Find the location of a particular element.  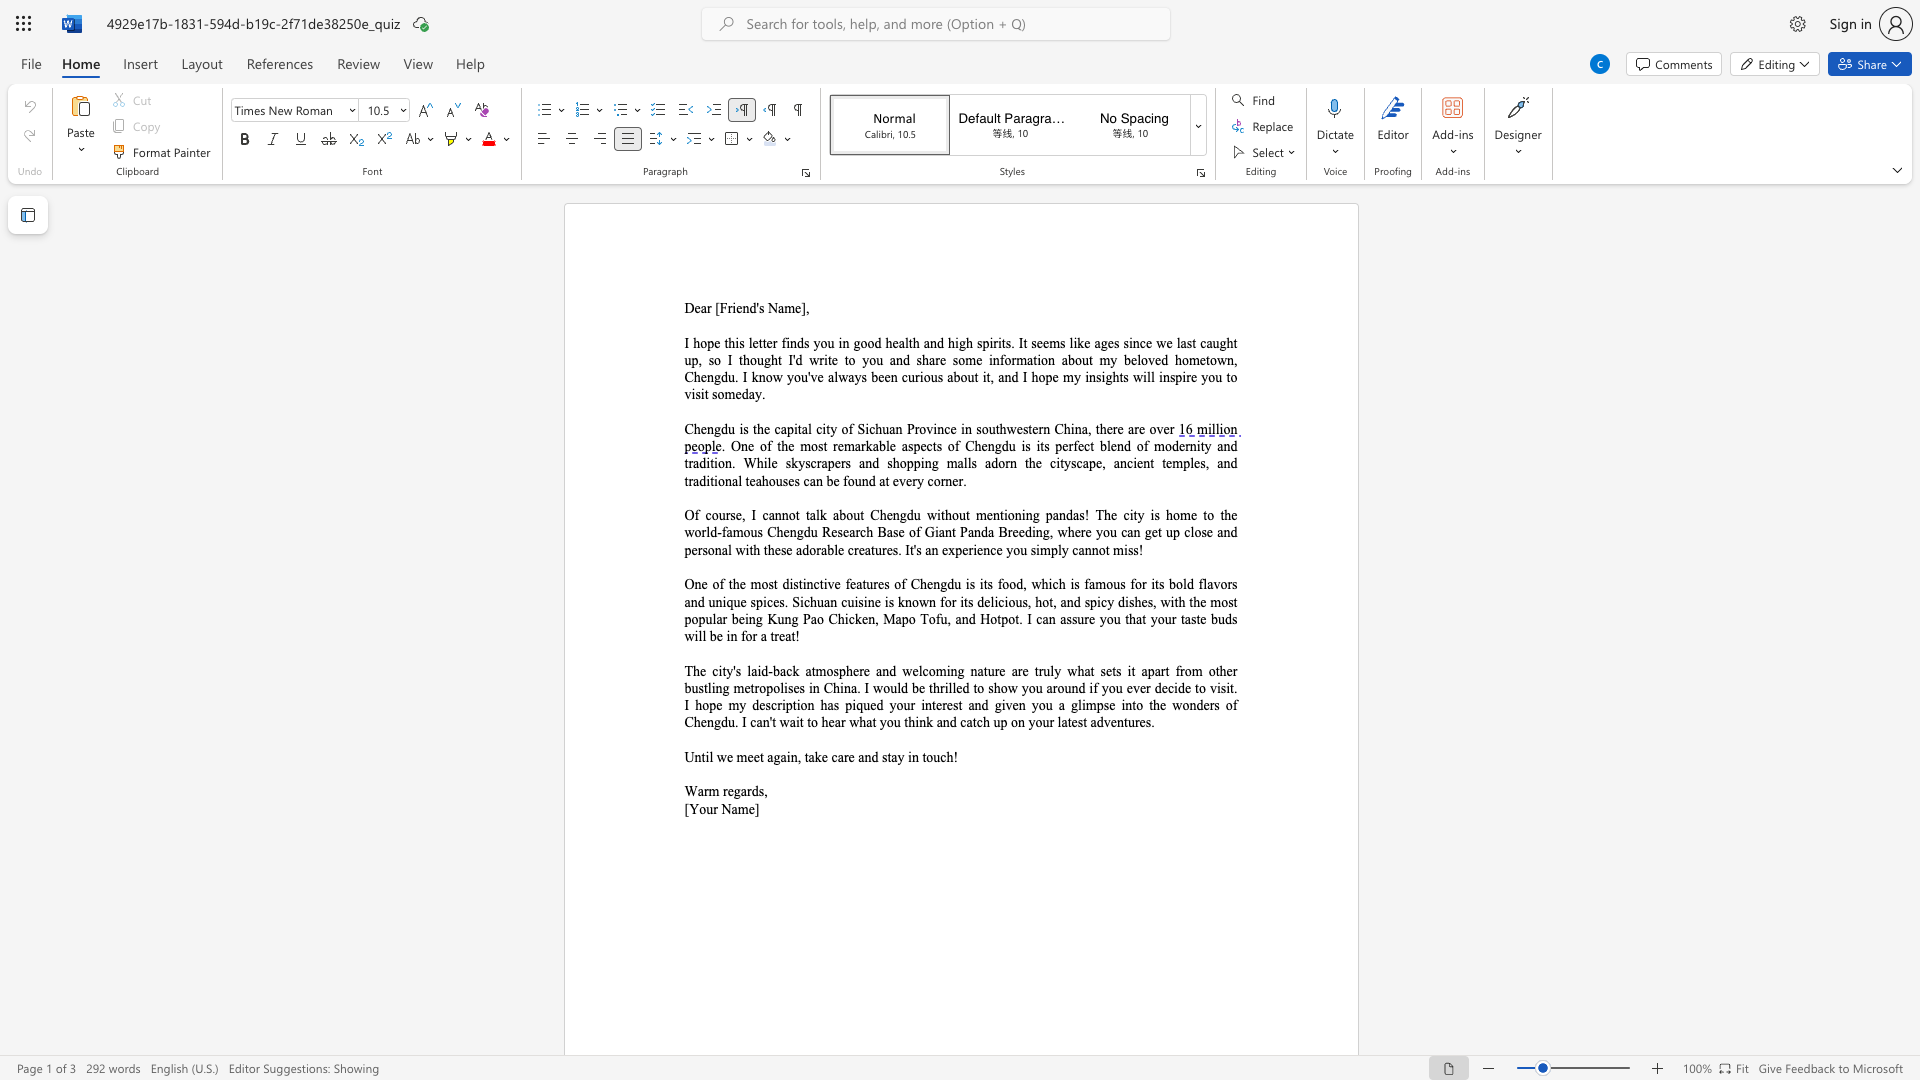

the space between the continuous character "d" and "u" in the text is located at coordinates (727, 428).